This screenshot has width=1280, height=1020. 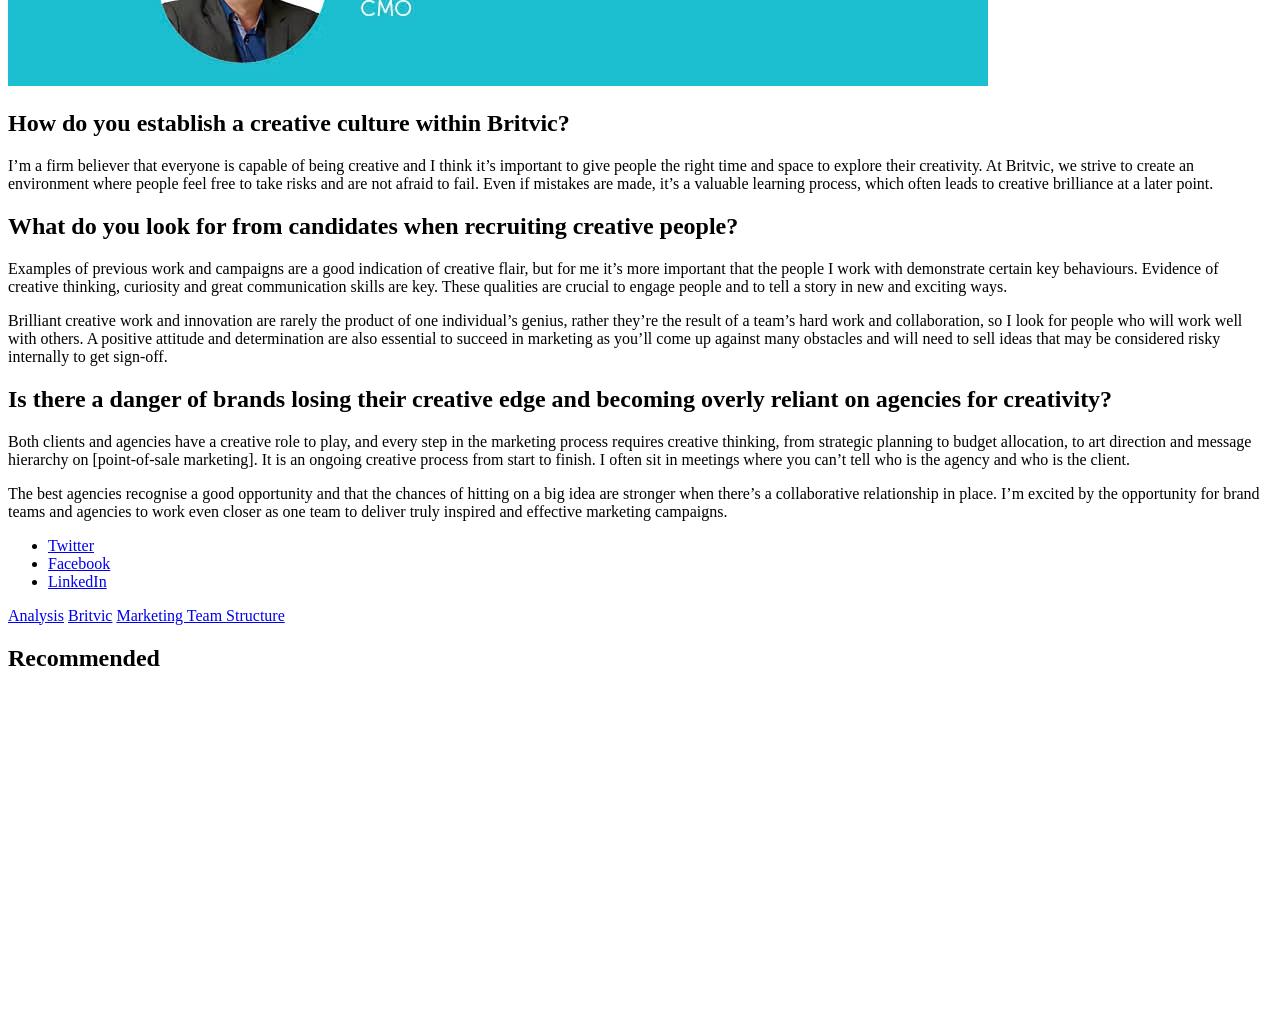 What do you see at coordinates (67, 613) in the screenshot?
I see `'Britvic'` at bounding box center [67, 613].